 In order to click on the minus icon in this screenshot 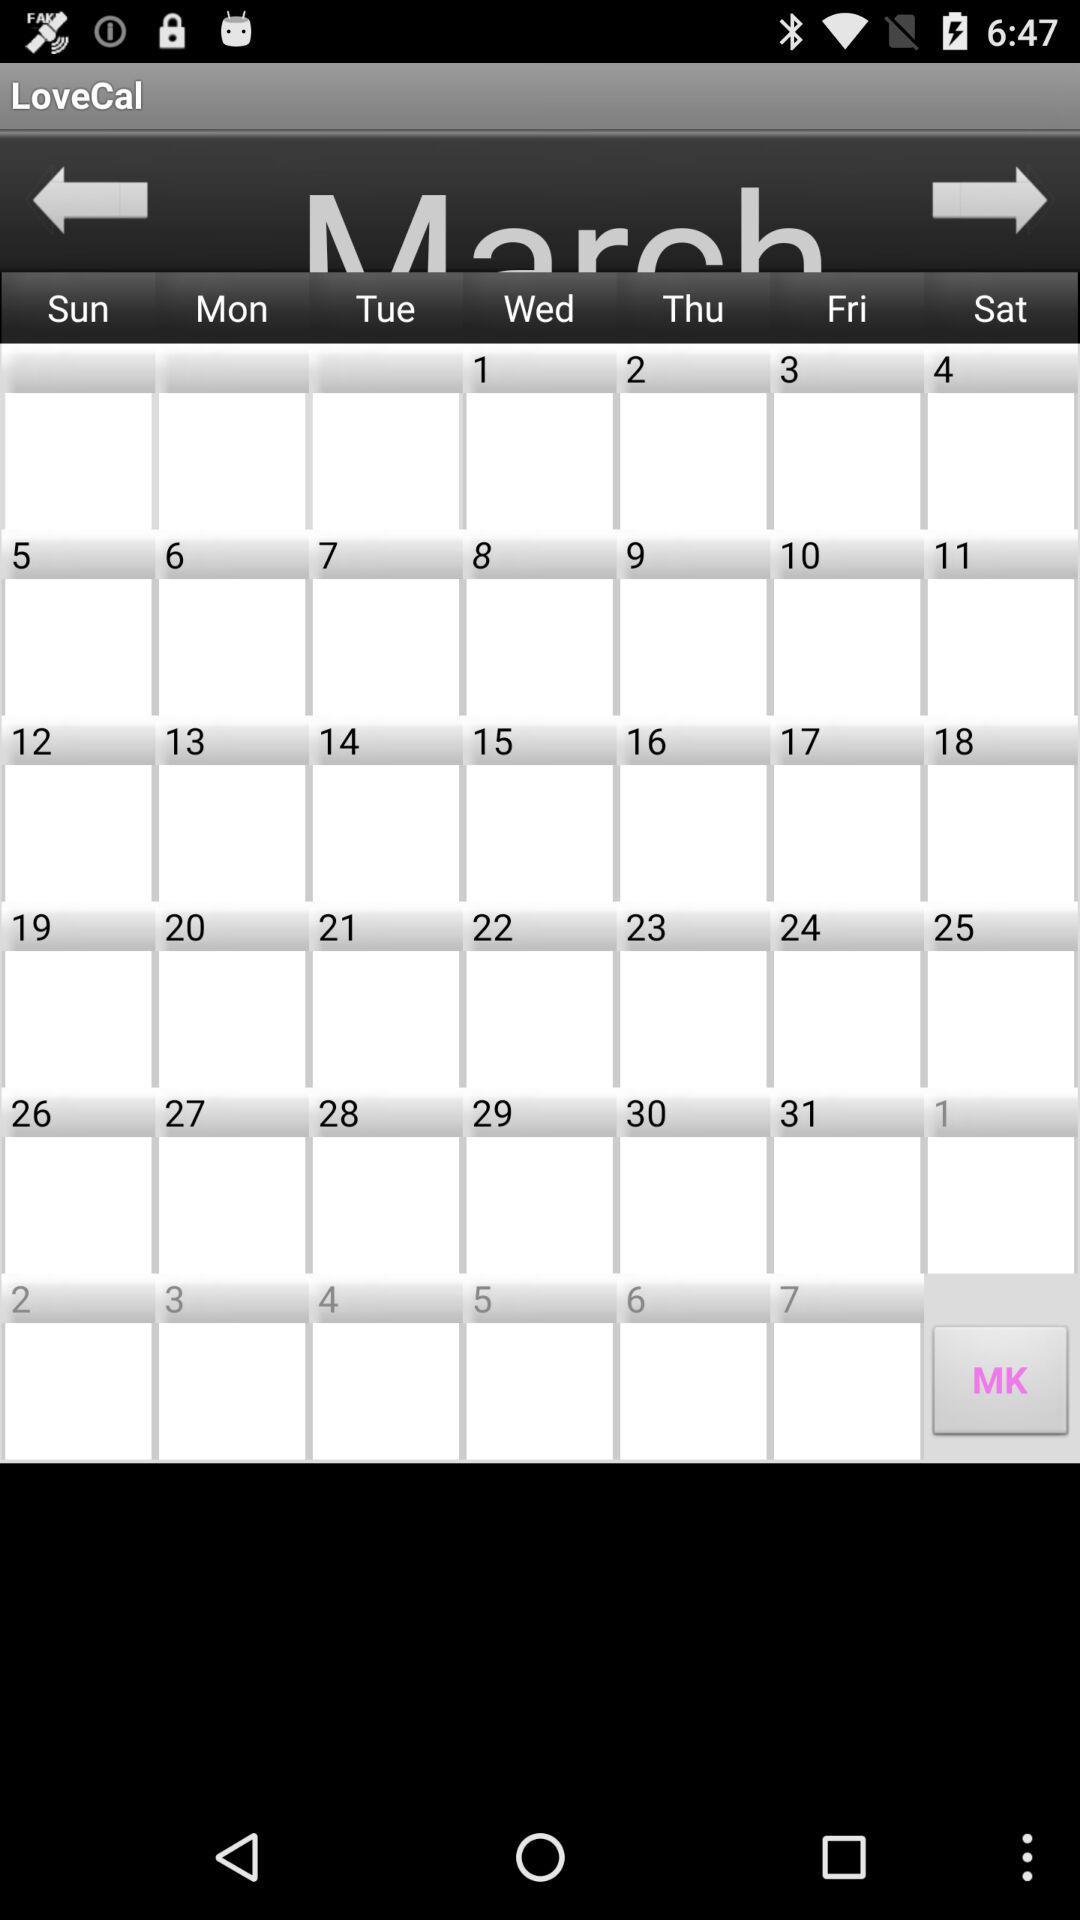, I will do `click(231, 692)`.